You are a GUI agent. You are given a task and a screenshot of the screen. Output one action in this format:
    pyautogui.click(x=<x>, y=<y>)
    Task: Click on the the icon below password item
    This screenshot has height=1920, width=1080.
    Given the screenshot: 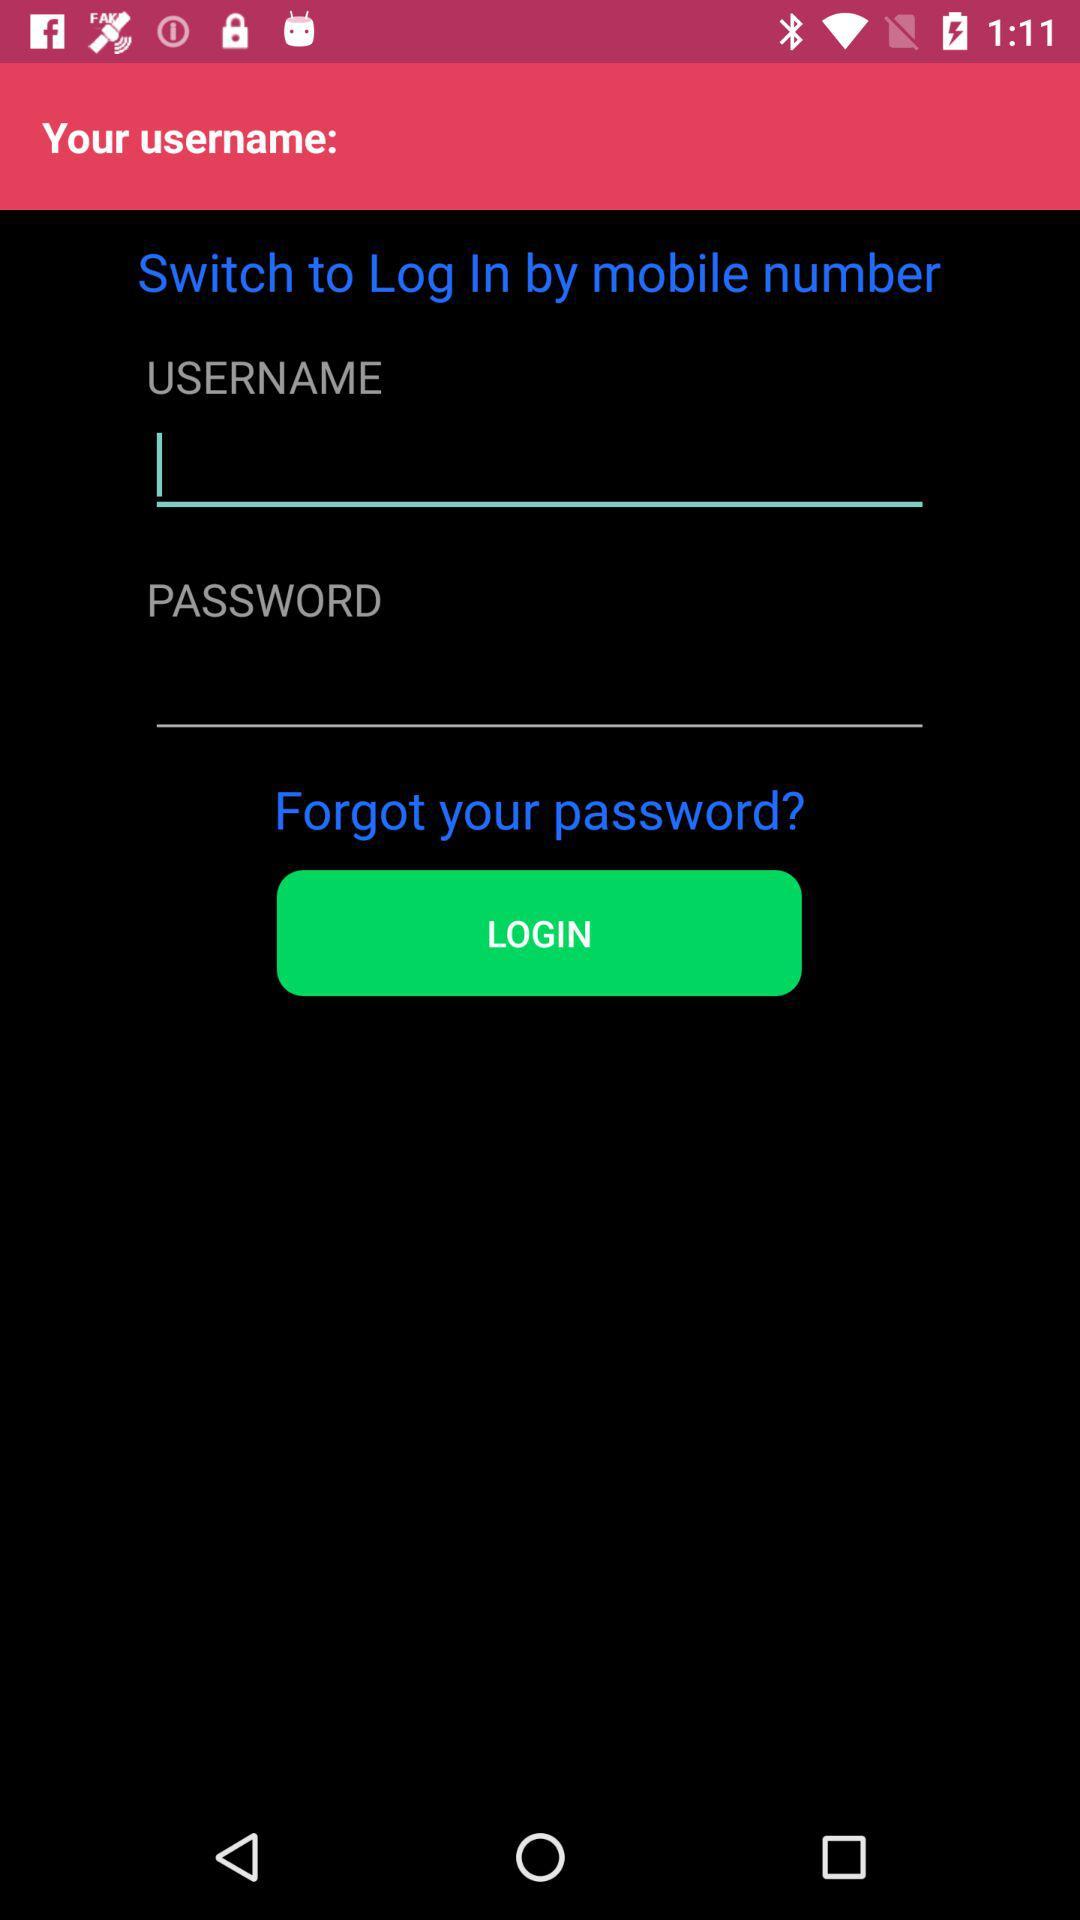 What is the action you would take?
    pyautogui.click(x=538, y=688)
    